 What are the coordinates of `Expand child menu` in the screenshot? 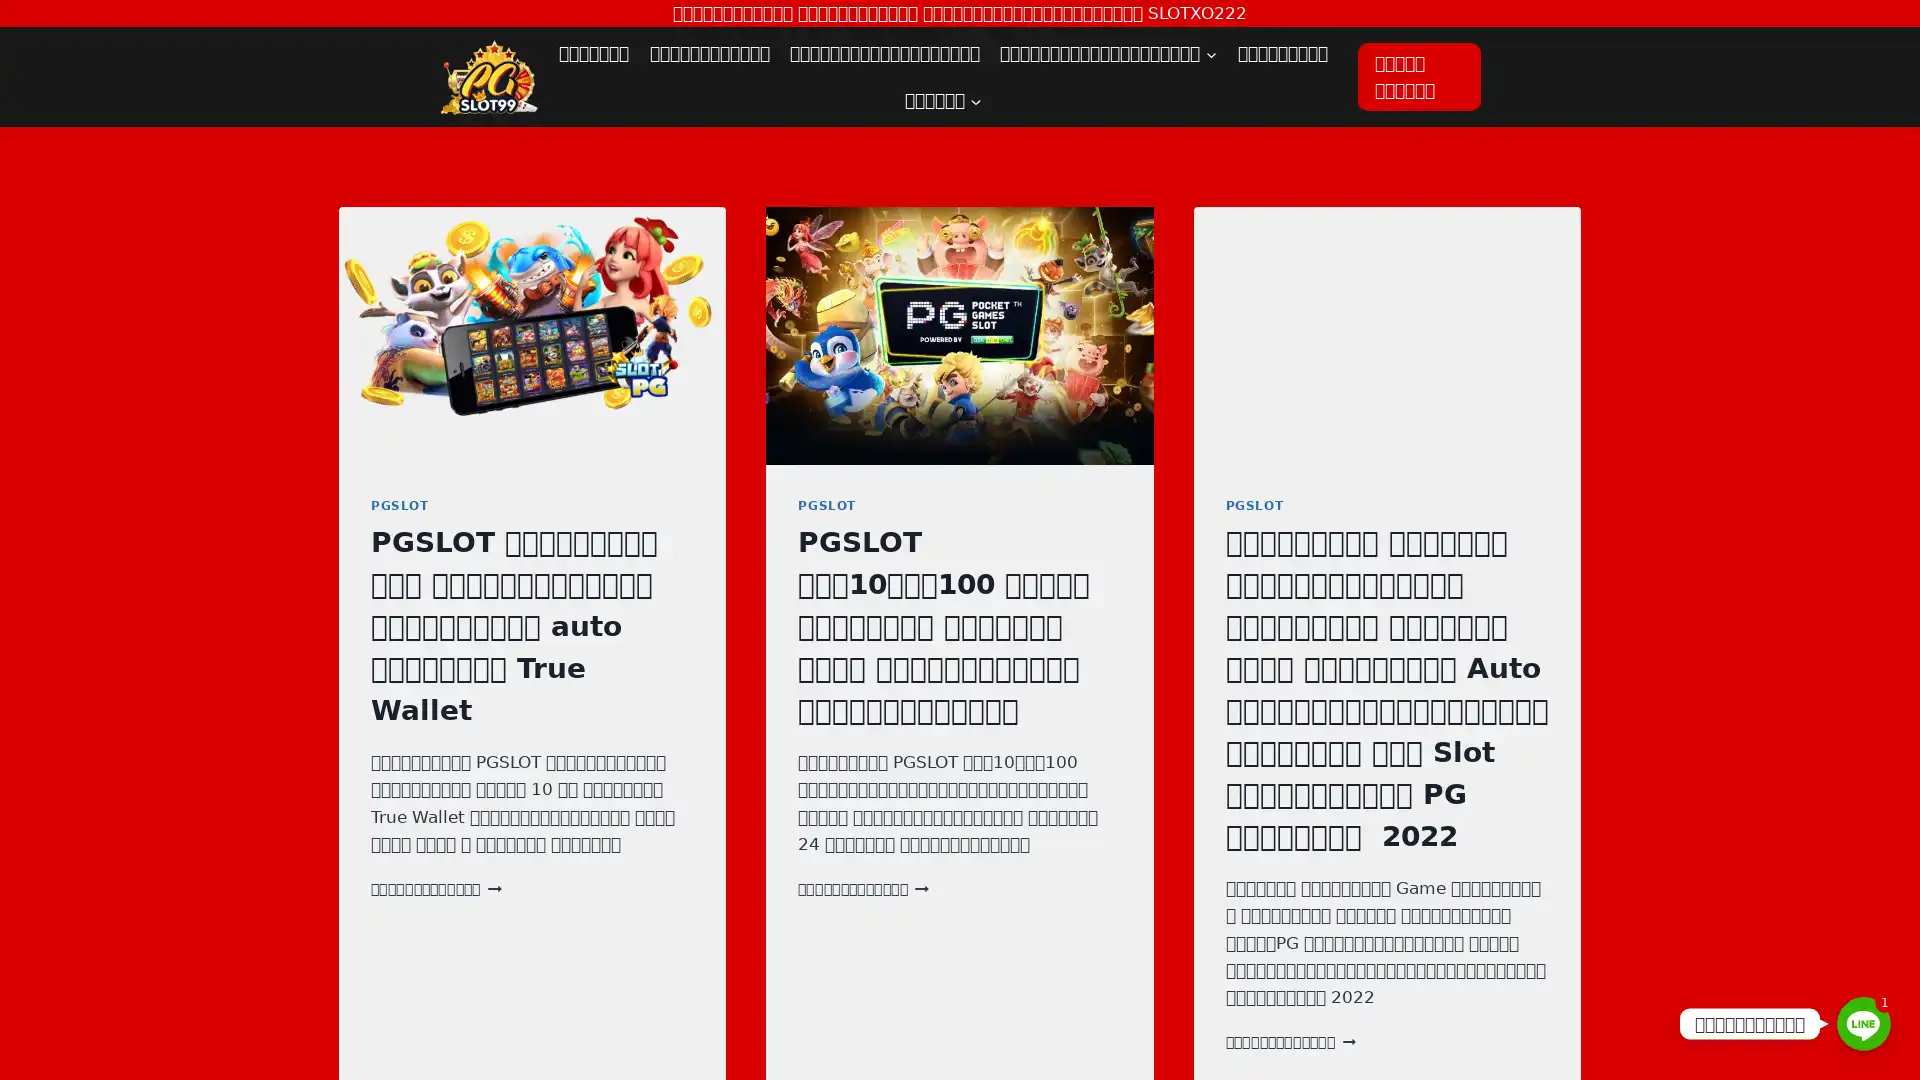 It's located at (941, 100).